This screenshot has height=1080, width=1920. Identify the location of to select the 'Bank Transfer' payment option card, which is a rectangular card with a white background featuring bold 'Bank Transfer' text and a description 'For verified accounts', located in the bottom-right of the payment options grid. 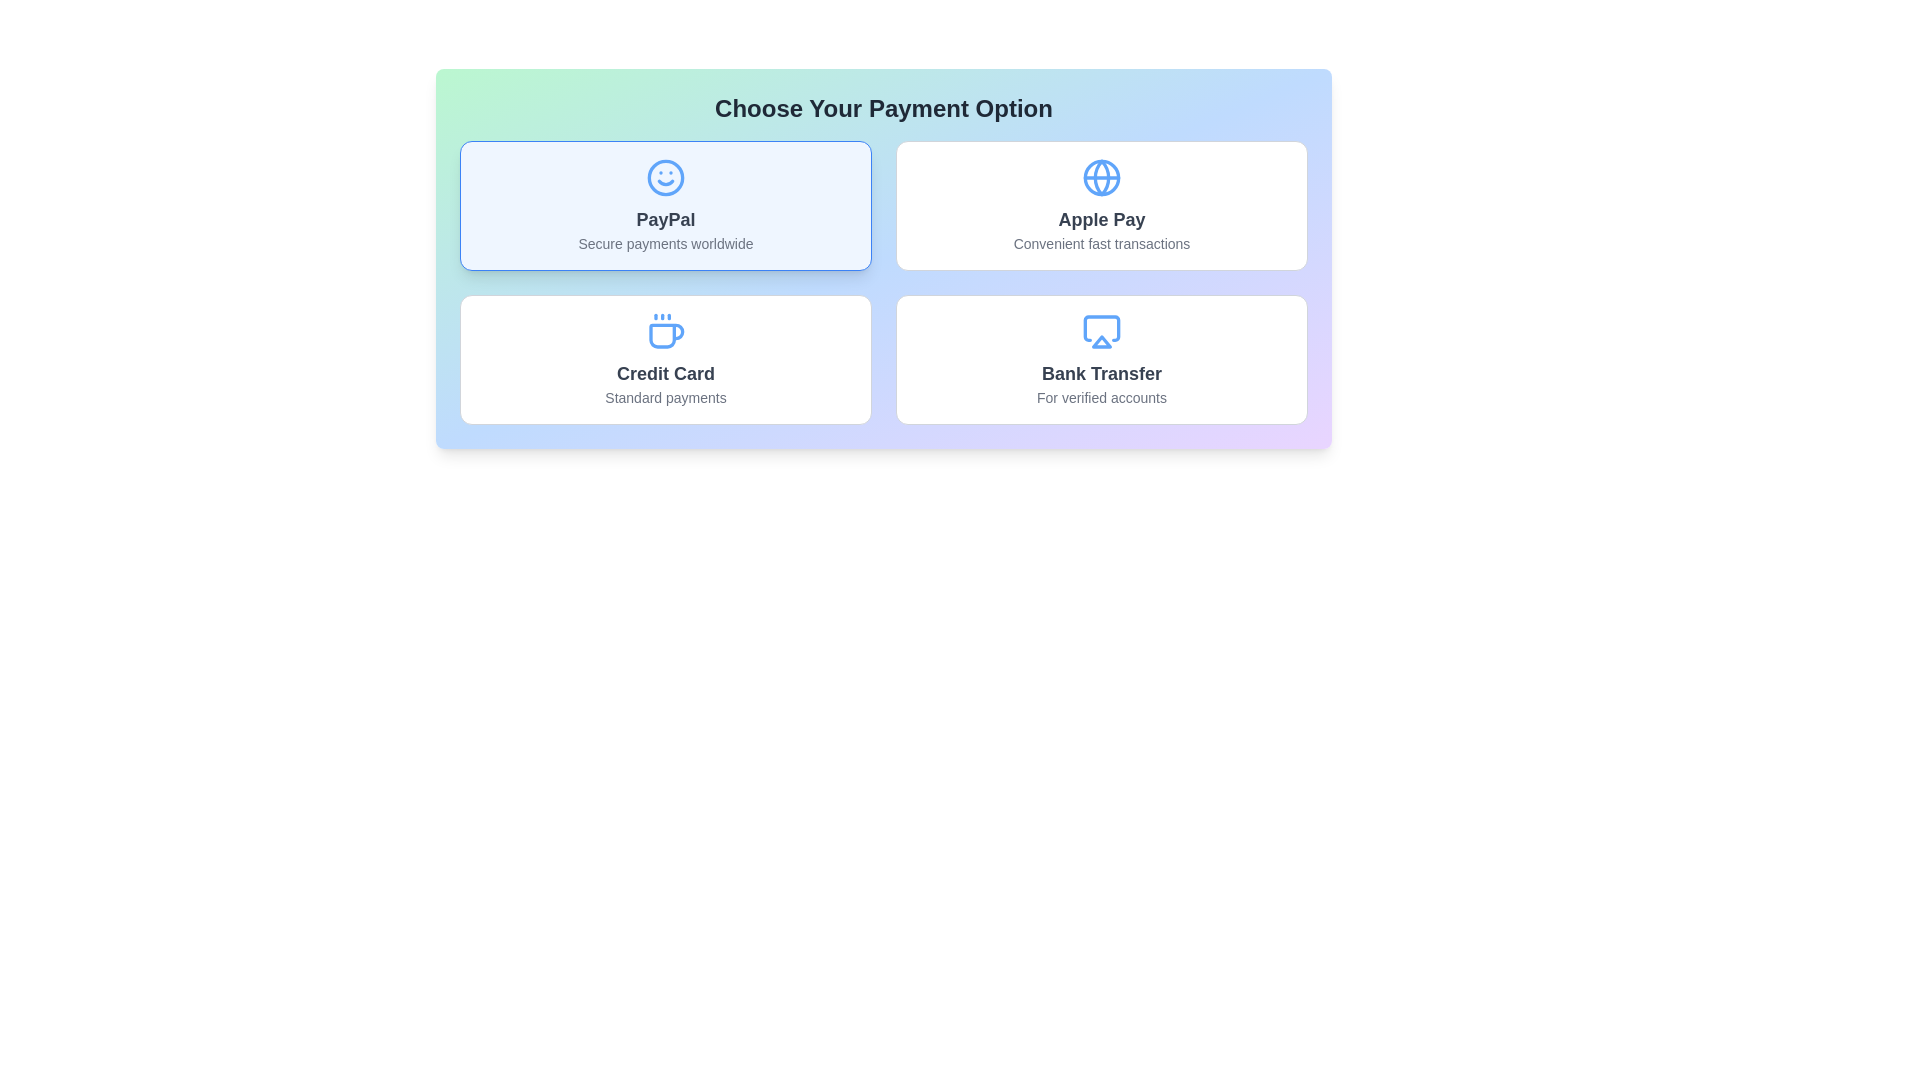
(1101, 358).